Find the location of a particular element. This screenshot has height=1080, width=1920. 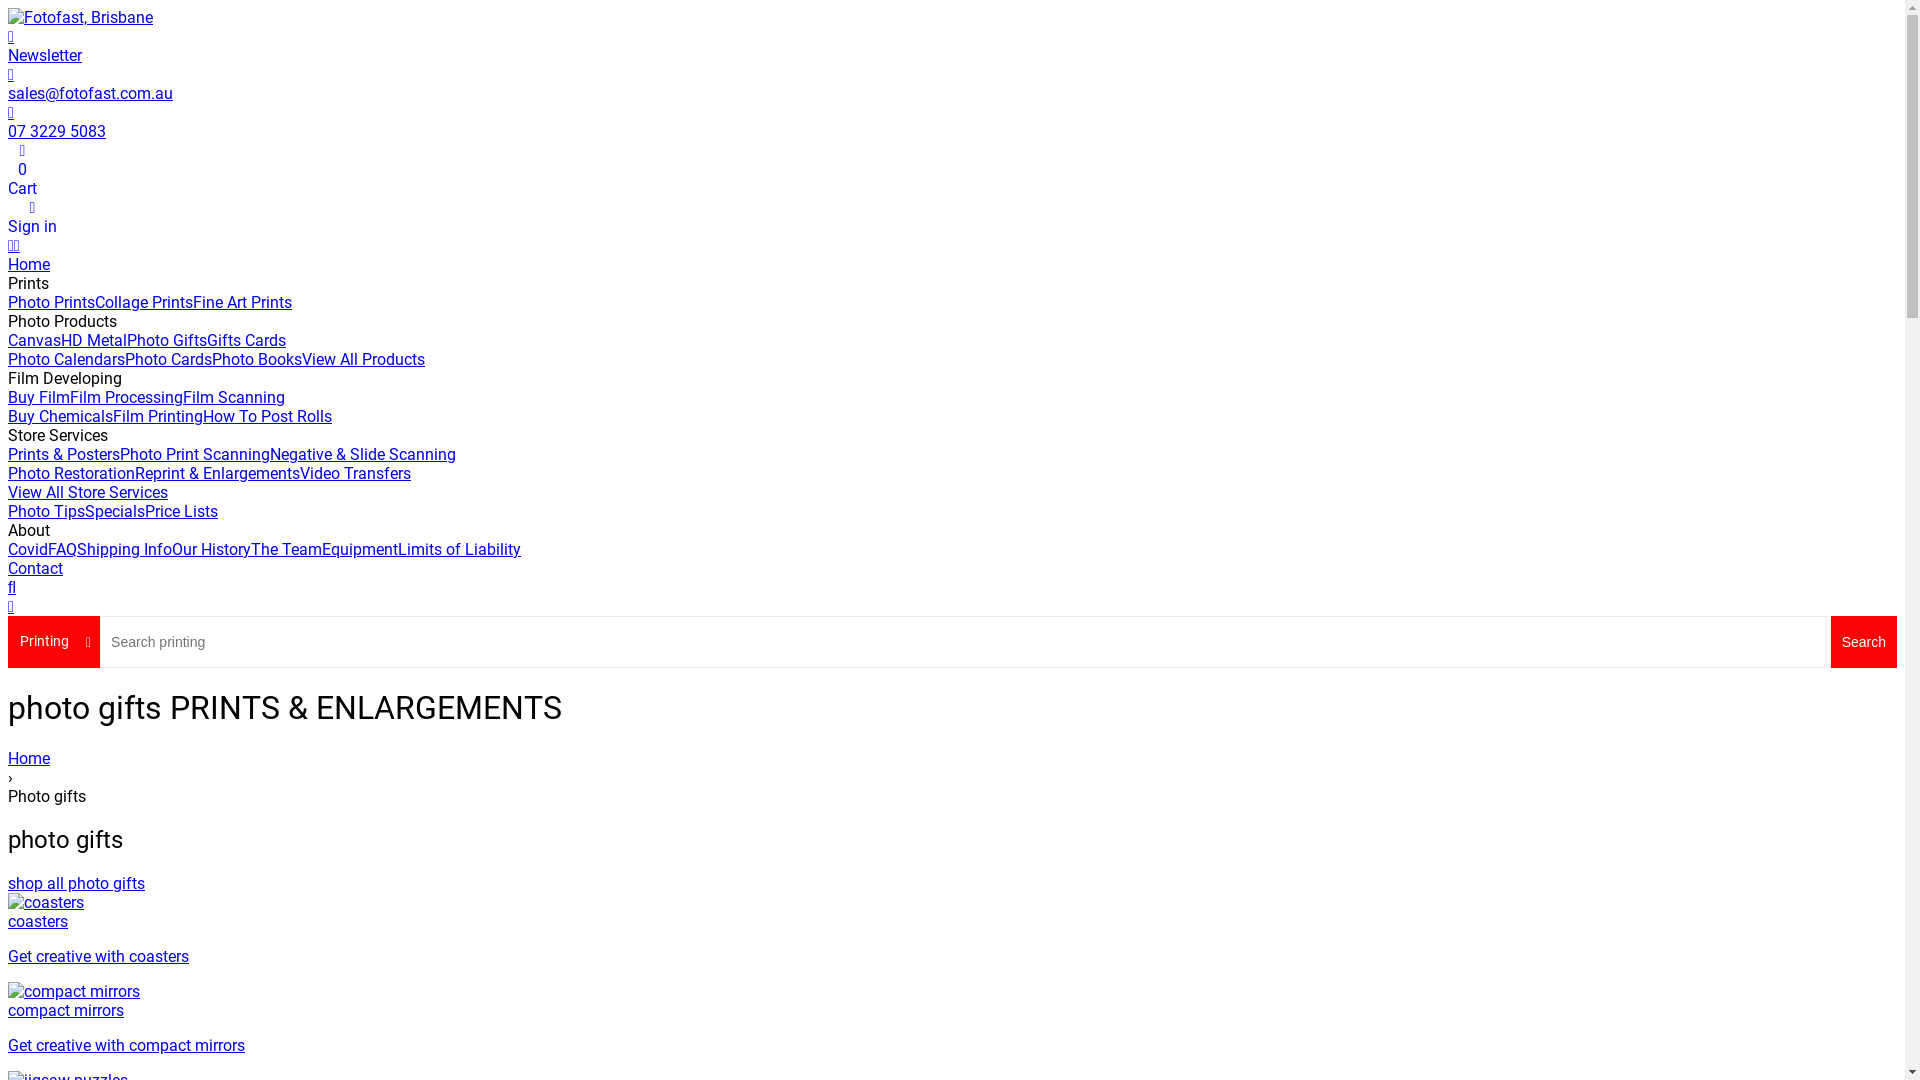

'Film Processing' is located at coordinates (125, 397).